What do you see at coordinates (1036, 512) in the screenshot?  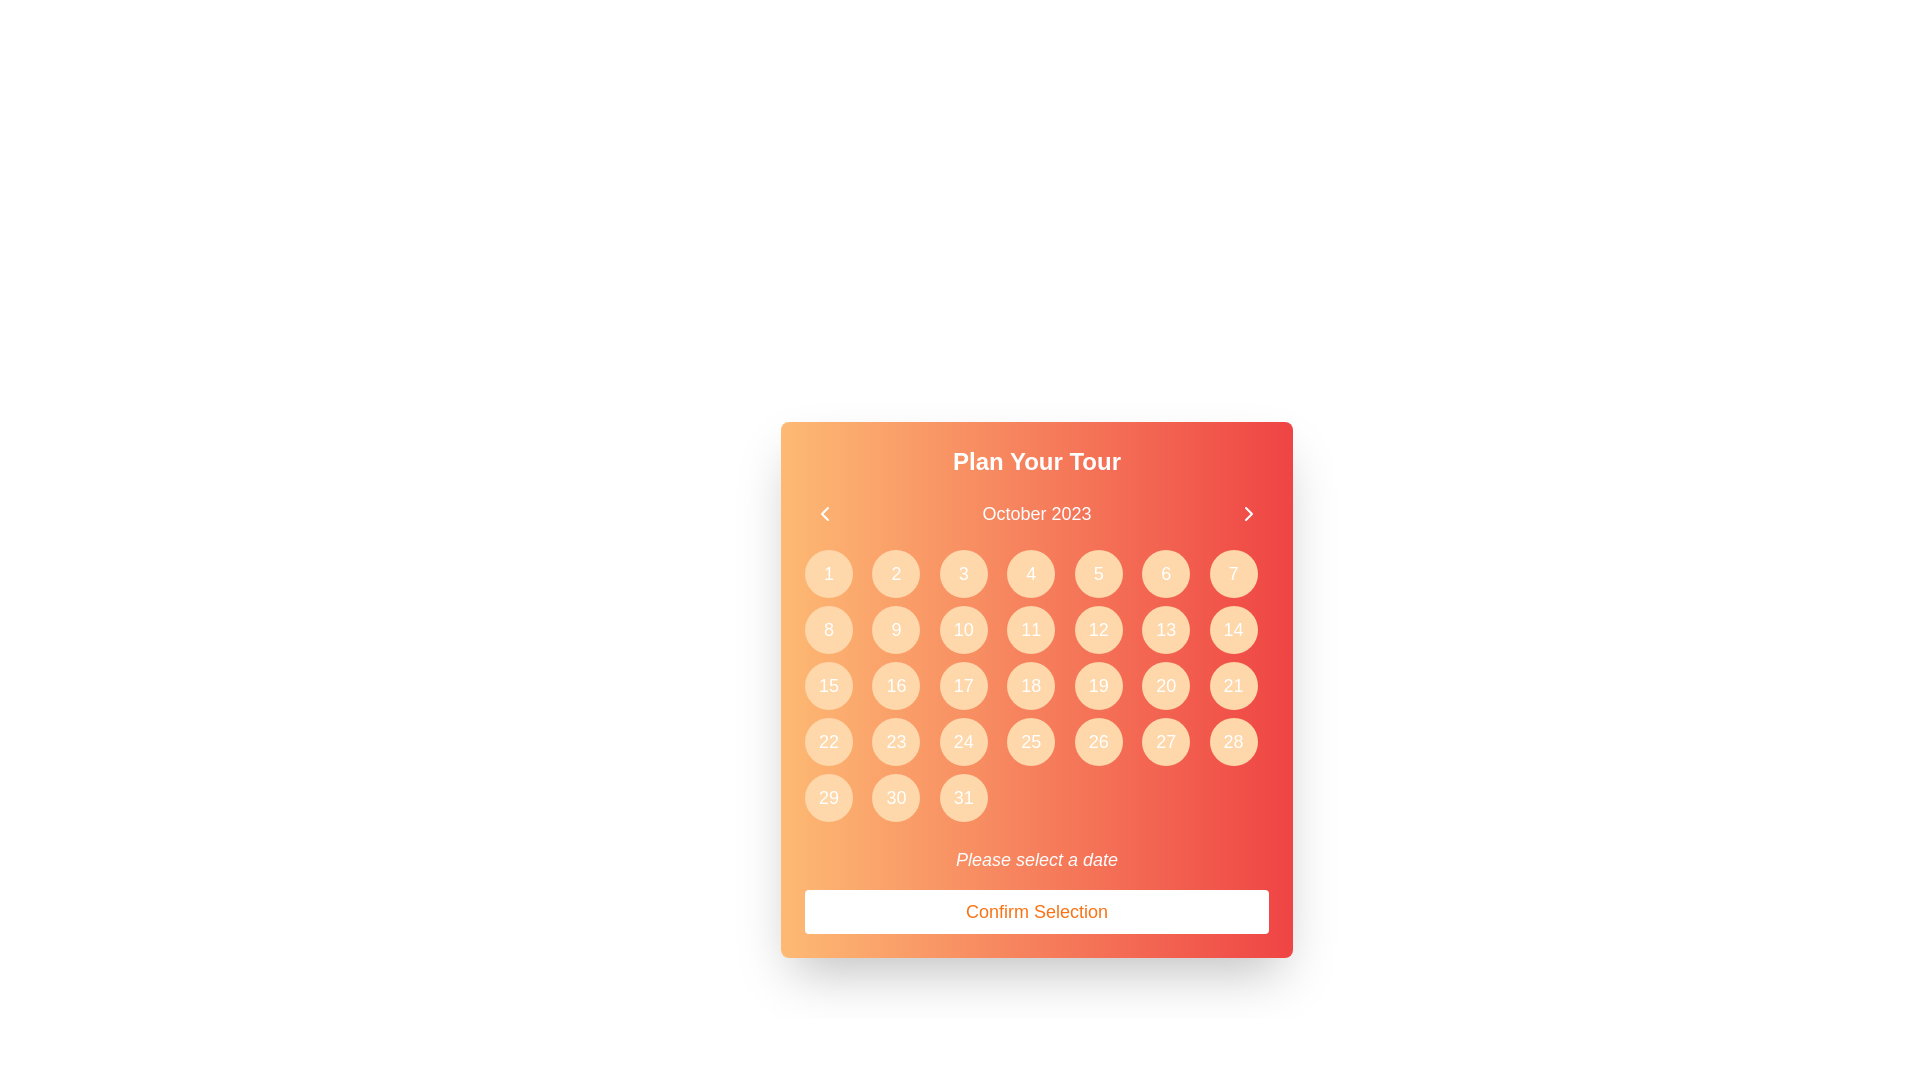 I see `the Text header displaying the current month and year in the calendar interface, located below the title 'Plan Your Tour'` at bounding box center [1036, 512].